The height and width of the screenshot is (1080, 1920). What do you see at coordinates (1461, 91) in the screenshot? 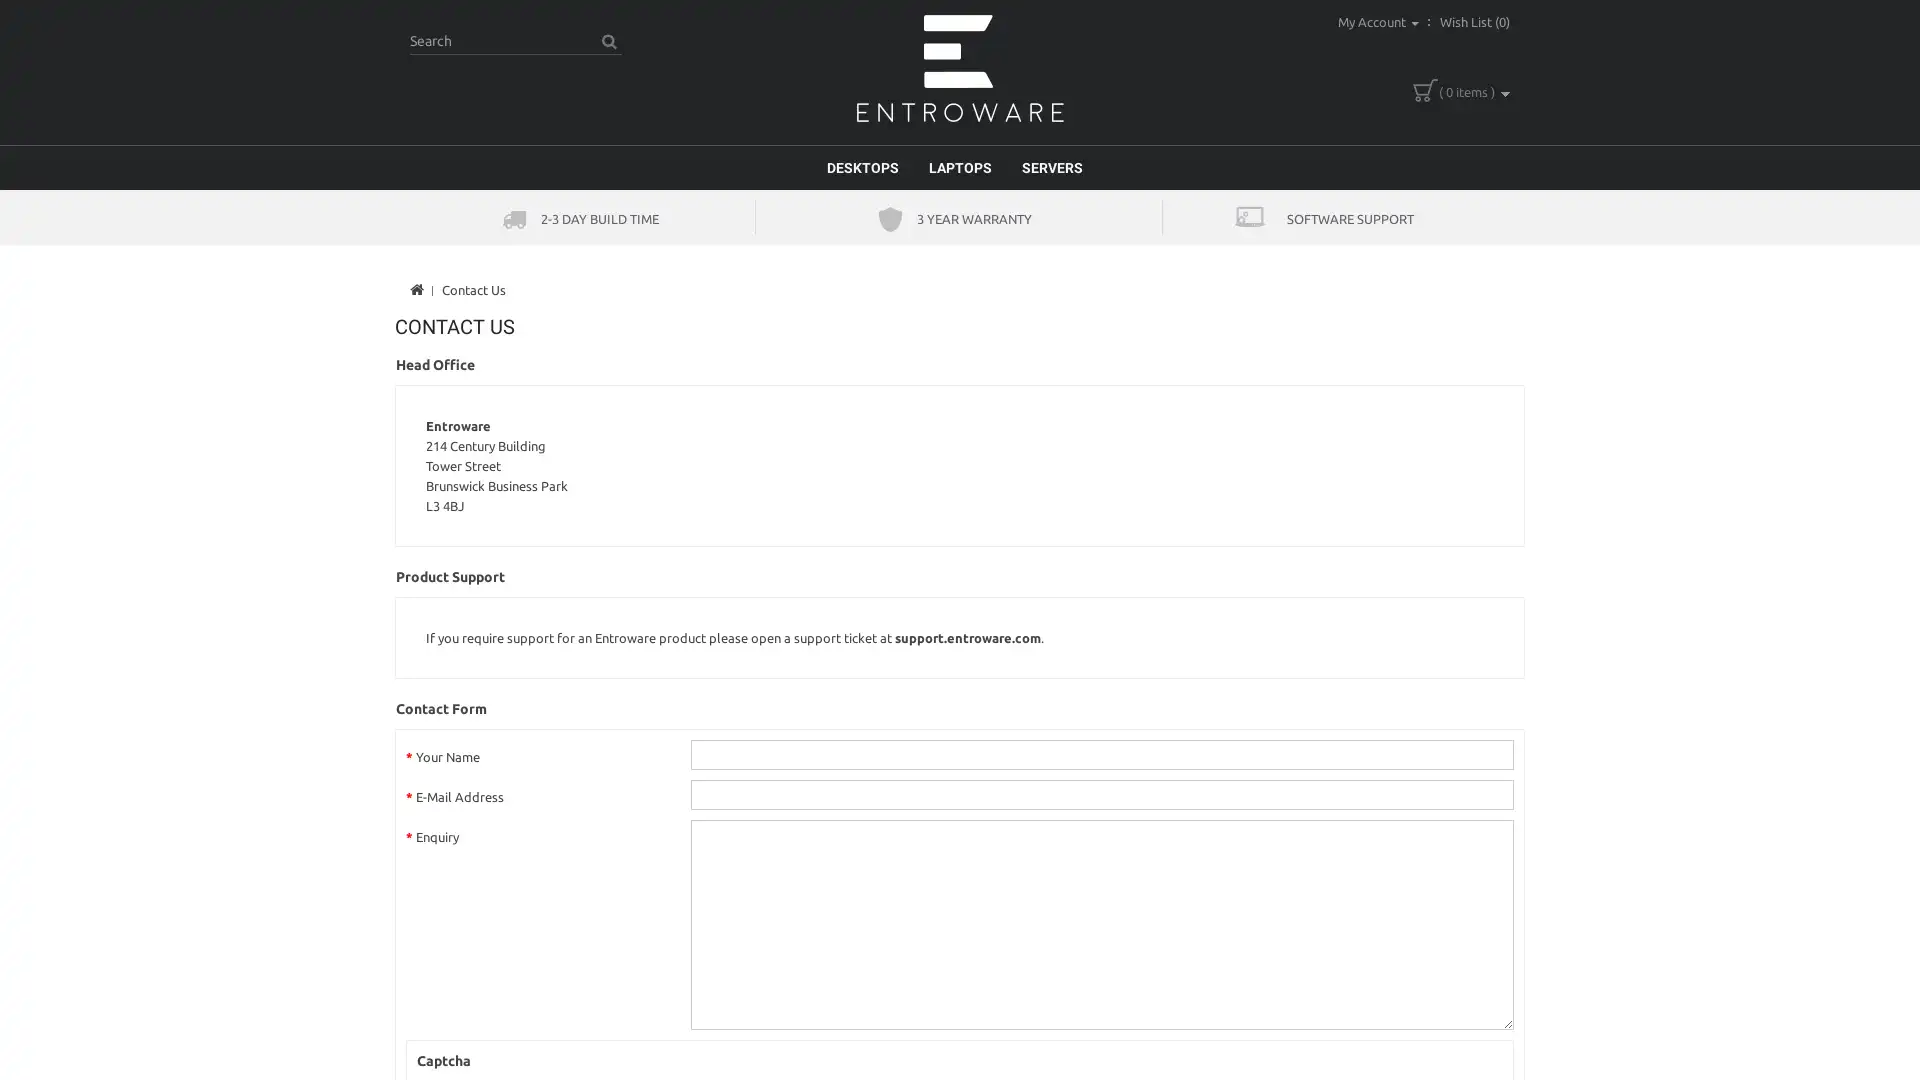
I see `( 0 items )` at bounding box center [1461, 91].